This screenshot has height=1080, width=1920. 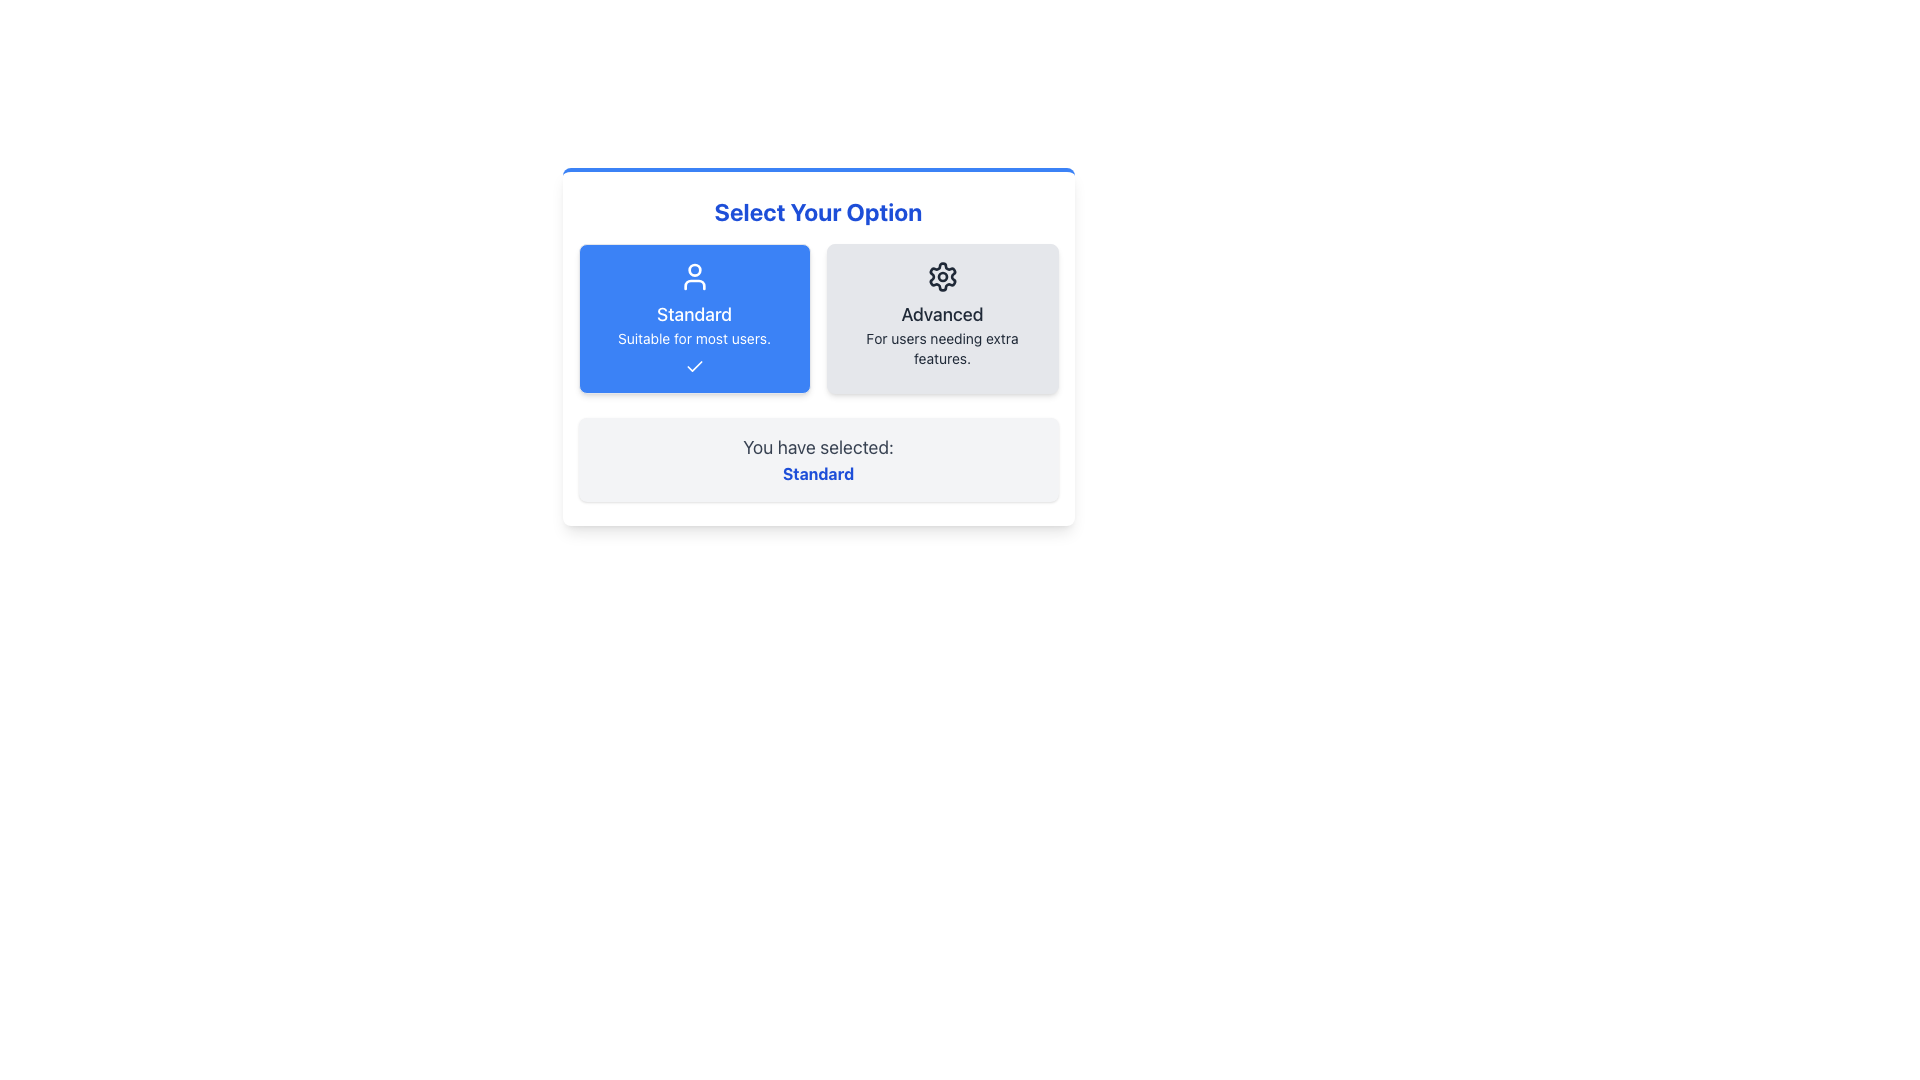 I want to click on the 'Standard' option icon, which is visually represented by a user-like head icon centrally located in the interface, with prominent text below it, so click(x=694, y=270).